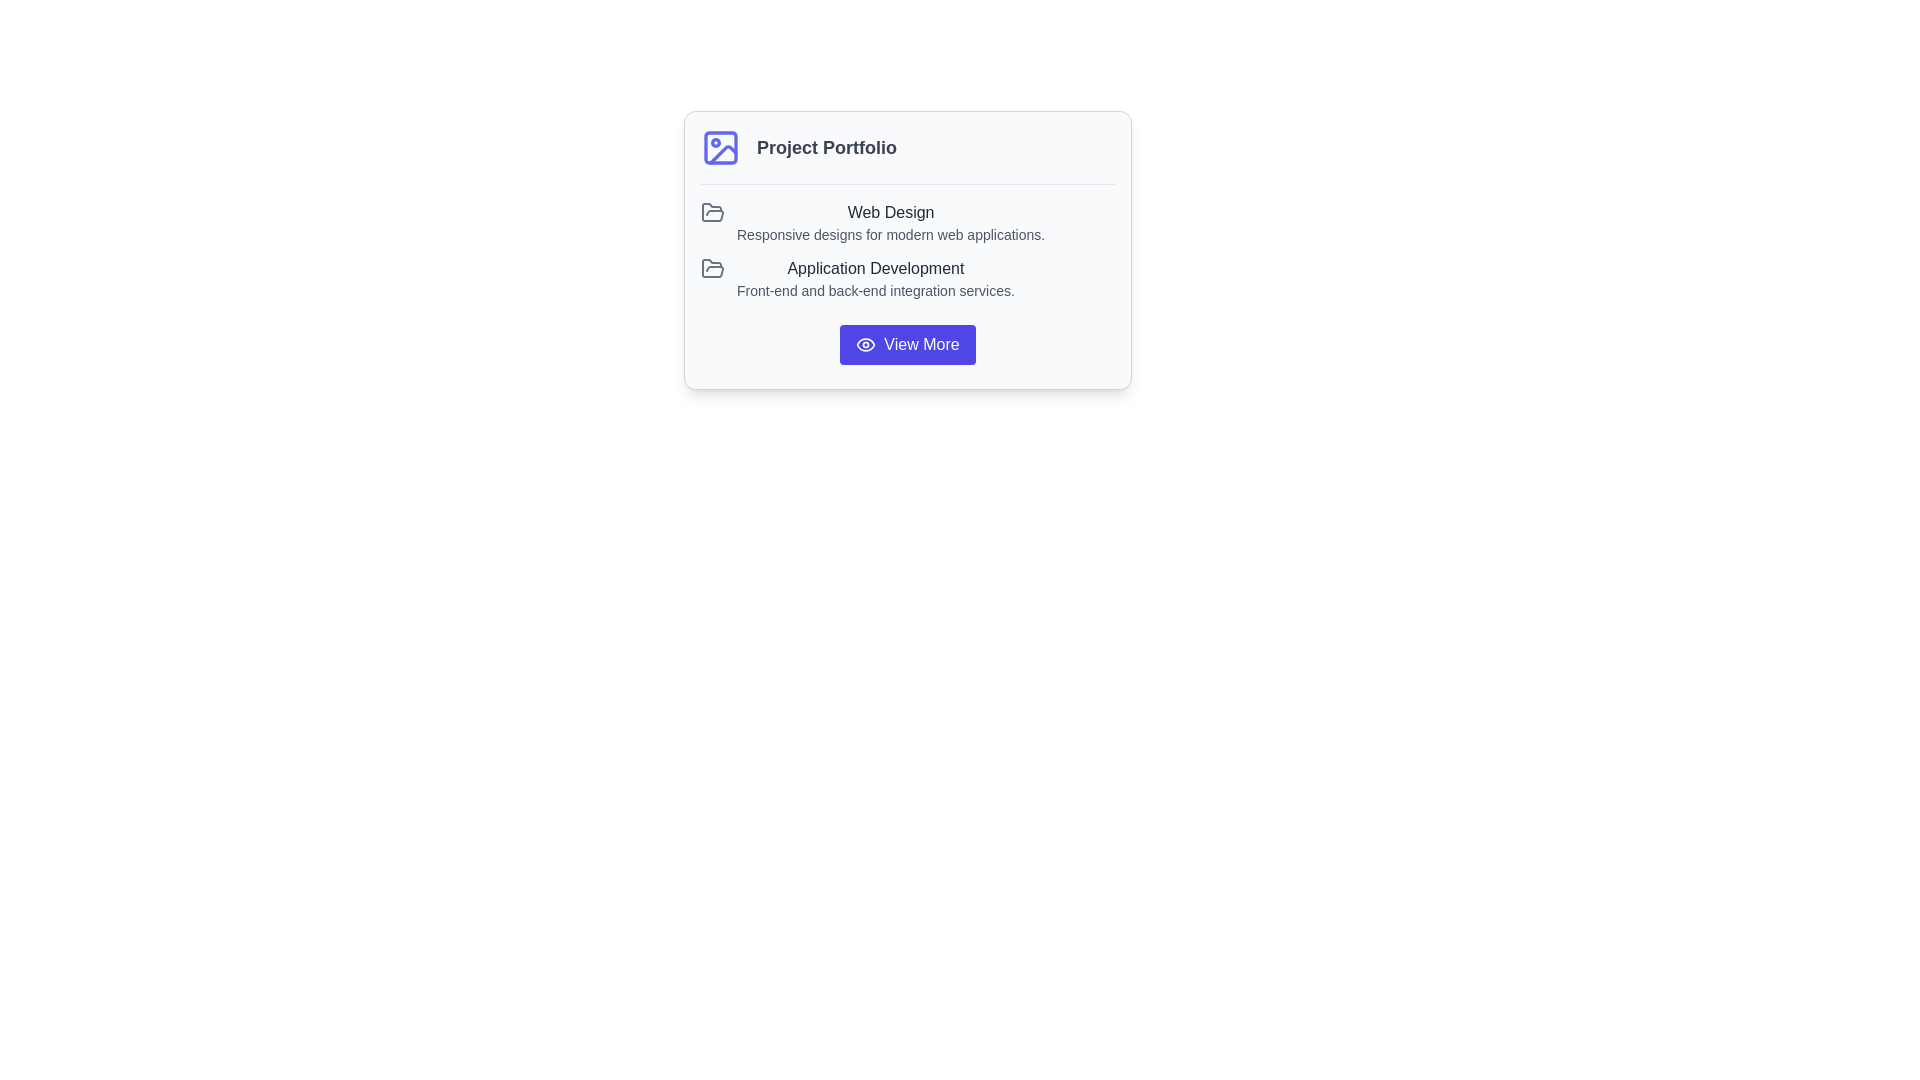 The image size is (1920, 1080). What do you see at coordinates (875, 268) in the screenshot?
I see `text from the second bolded text label within the 'Project Portfolio' card, located below the 'Web Design' label` at bounding box center [875, 268].